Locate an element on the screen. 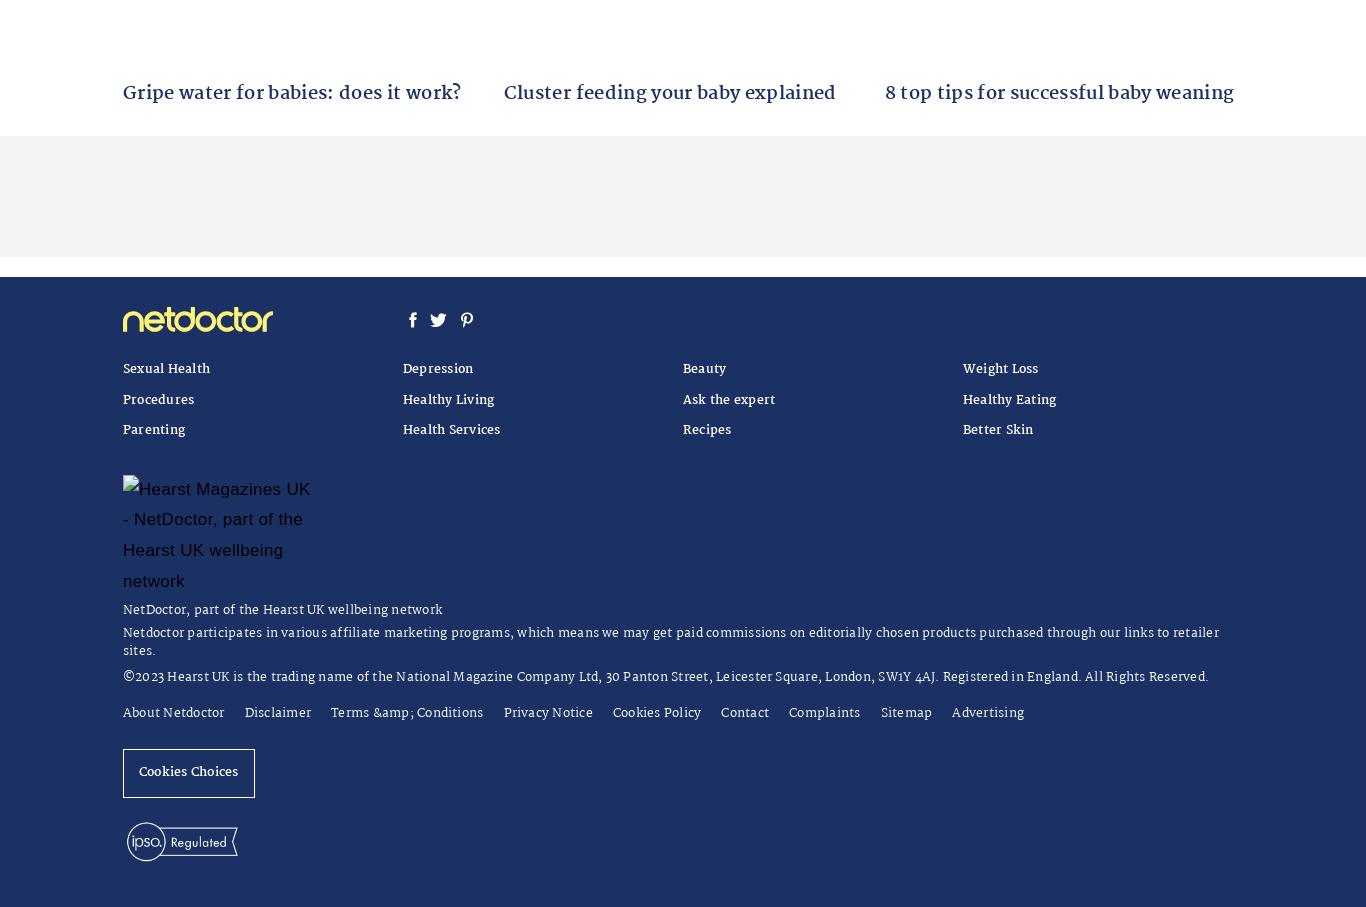 This screenshot has width=1366, height=907. 'Weight Loss' is located at coordinates (1000, 367).